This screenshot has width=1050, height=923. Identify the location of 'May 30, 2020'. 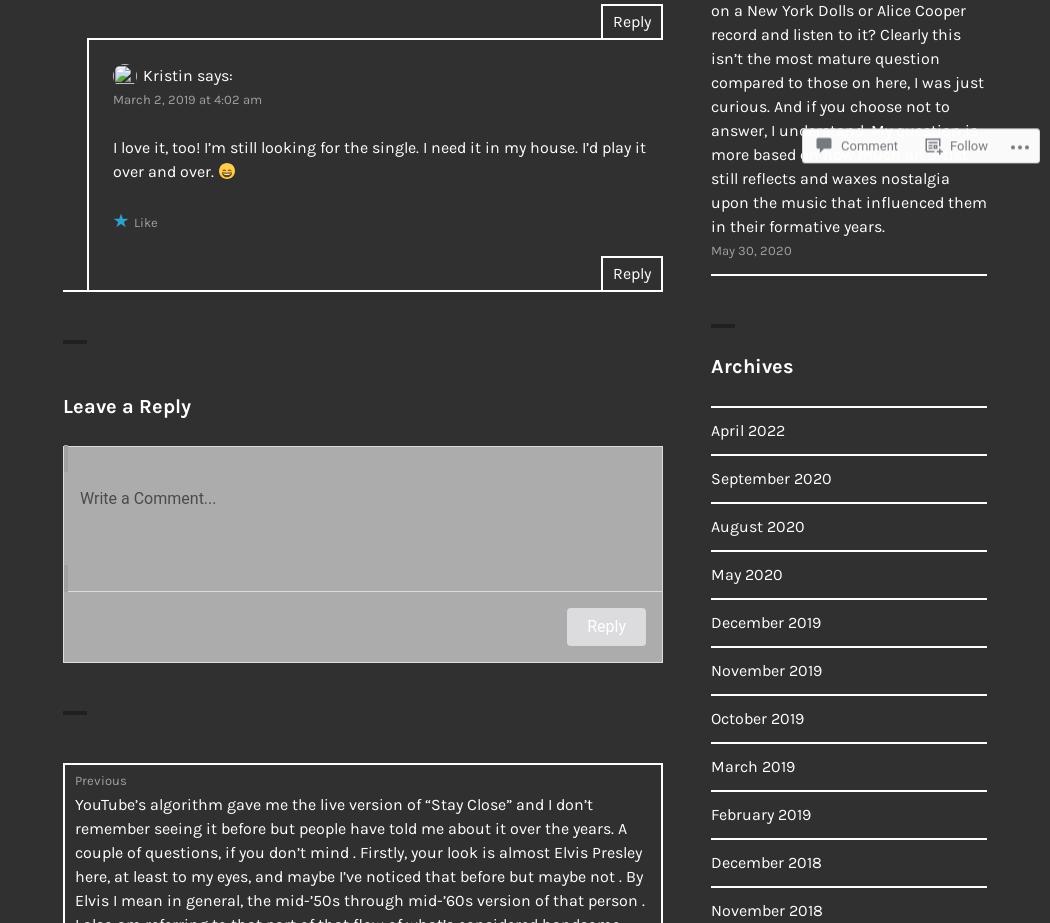
(751, 250).